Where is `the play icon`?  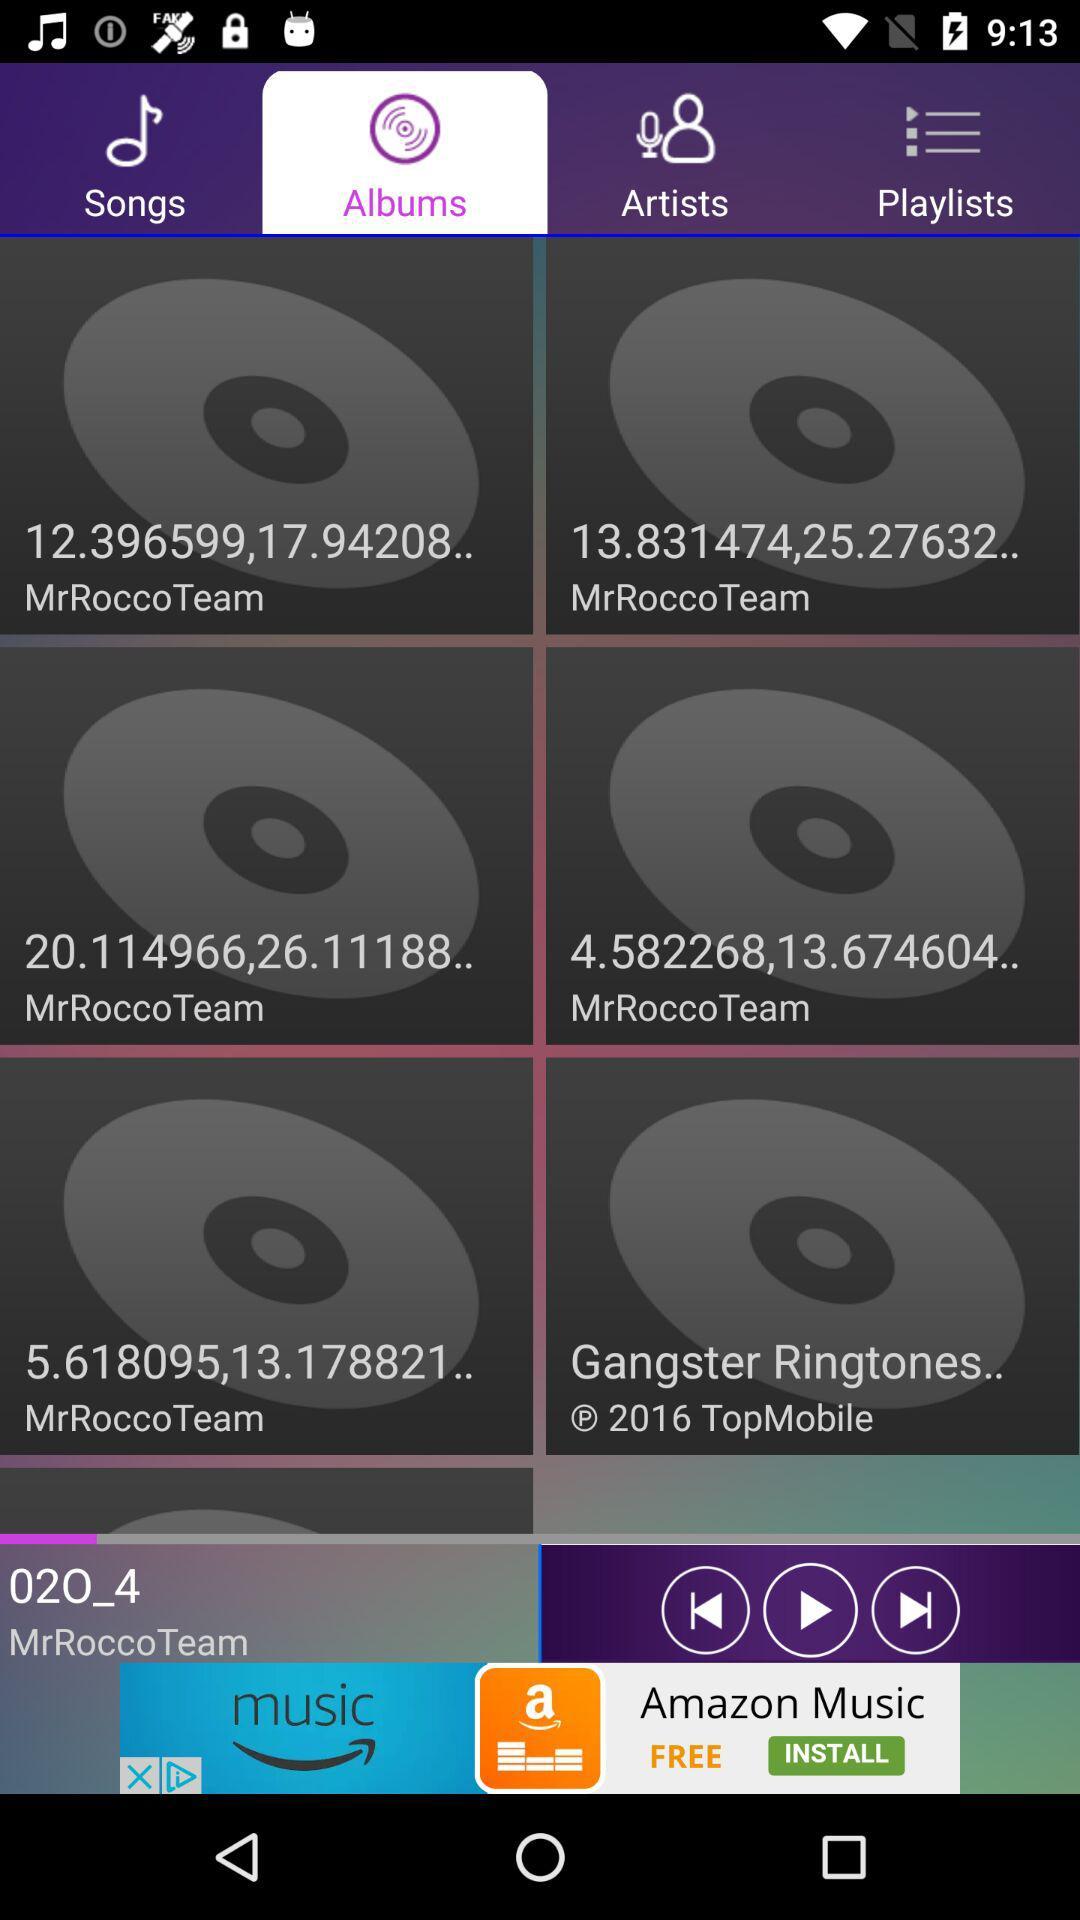
the play icon is located at coordinates (810, 1610).